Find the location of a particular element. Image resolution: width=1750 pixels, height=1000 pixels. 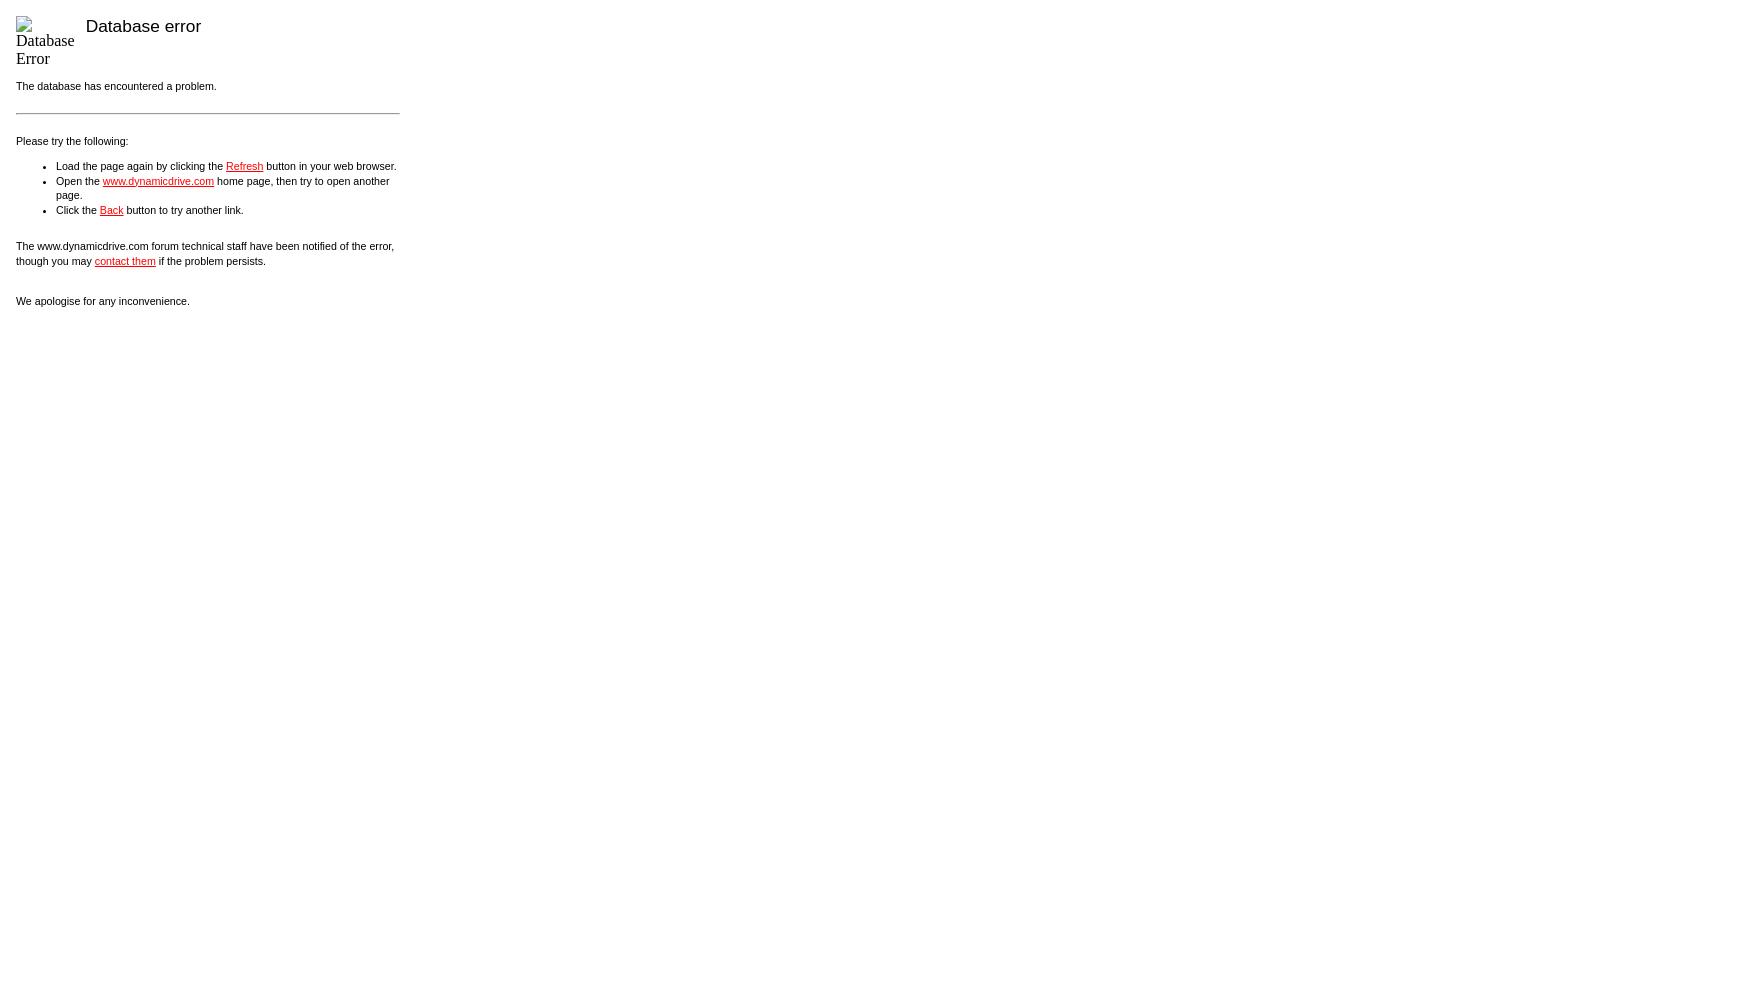

'We apologise for any inconvenience.' is located at coordinates (14, 301).